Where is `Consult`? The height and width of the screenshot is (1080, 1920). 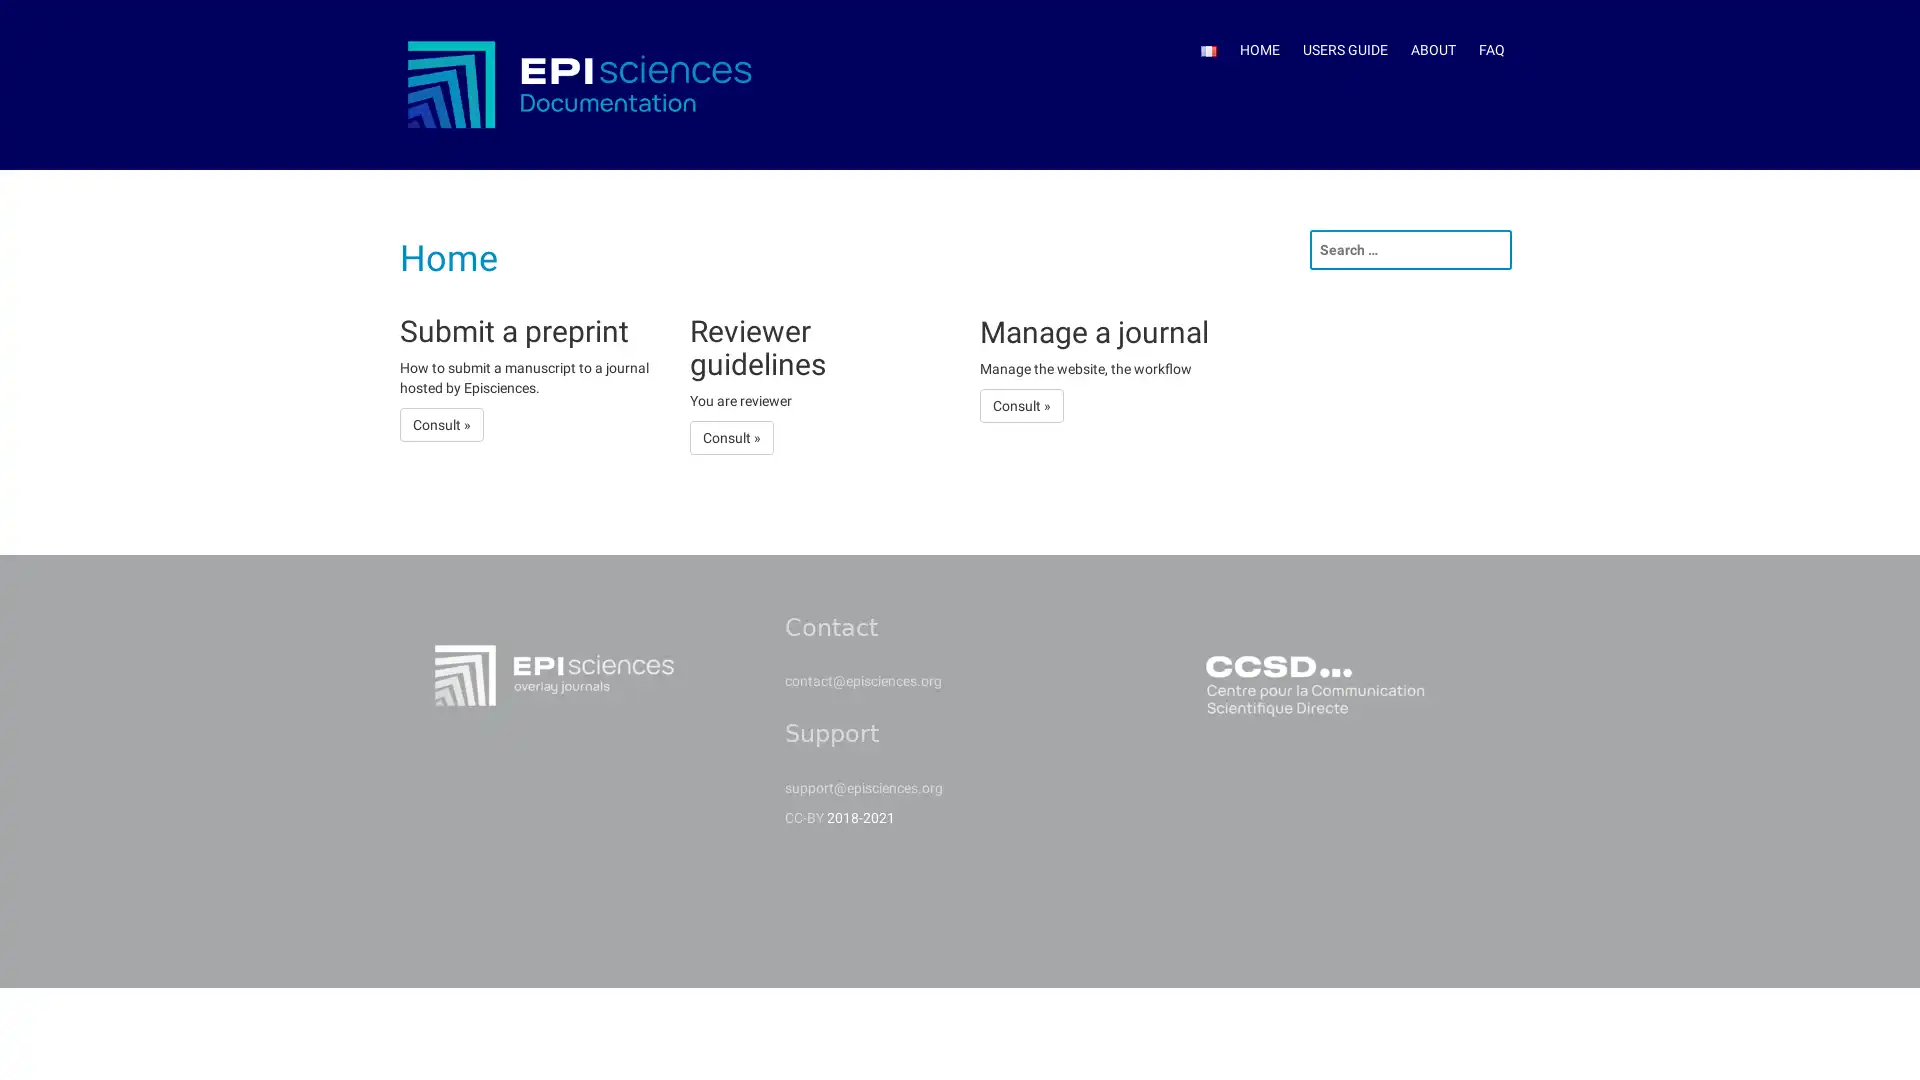
Consult is located at coordinates (729, 435).